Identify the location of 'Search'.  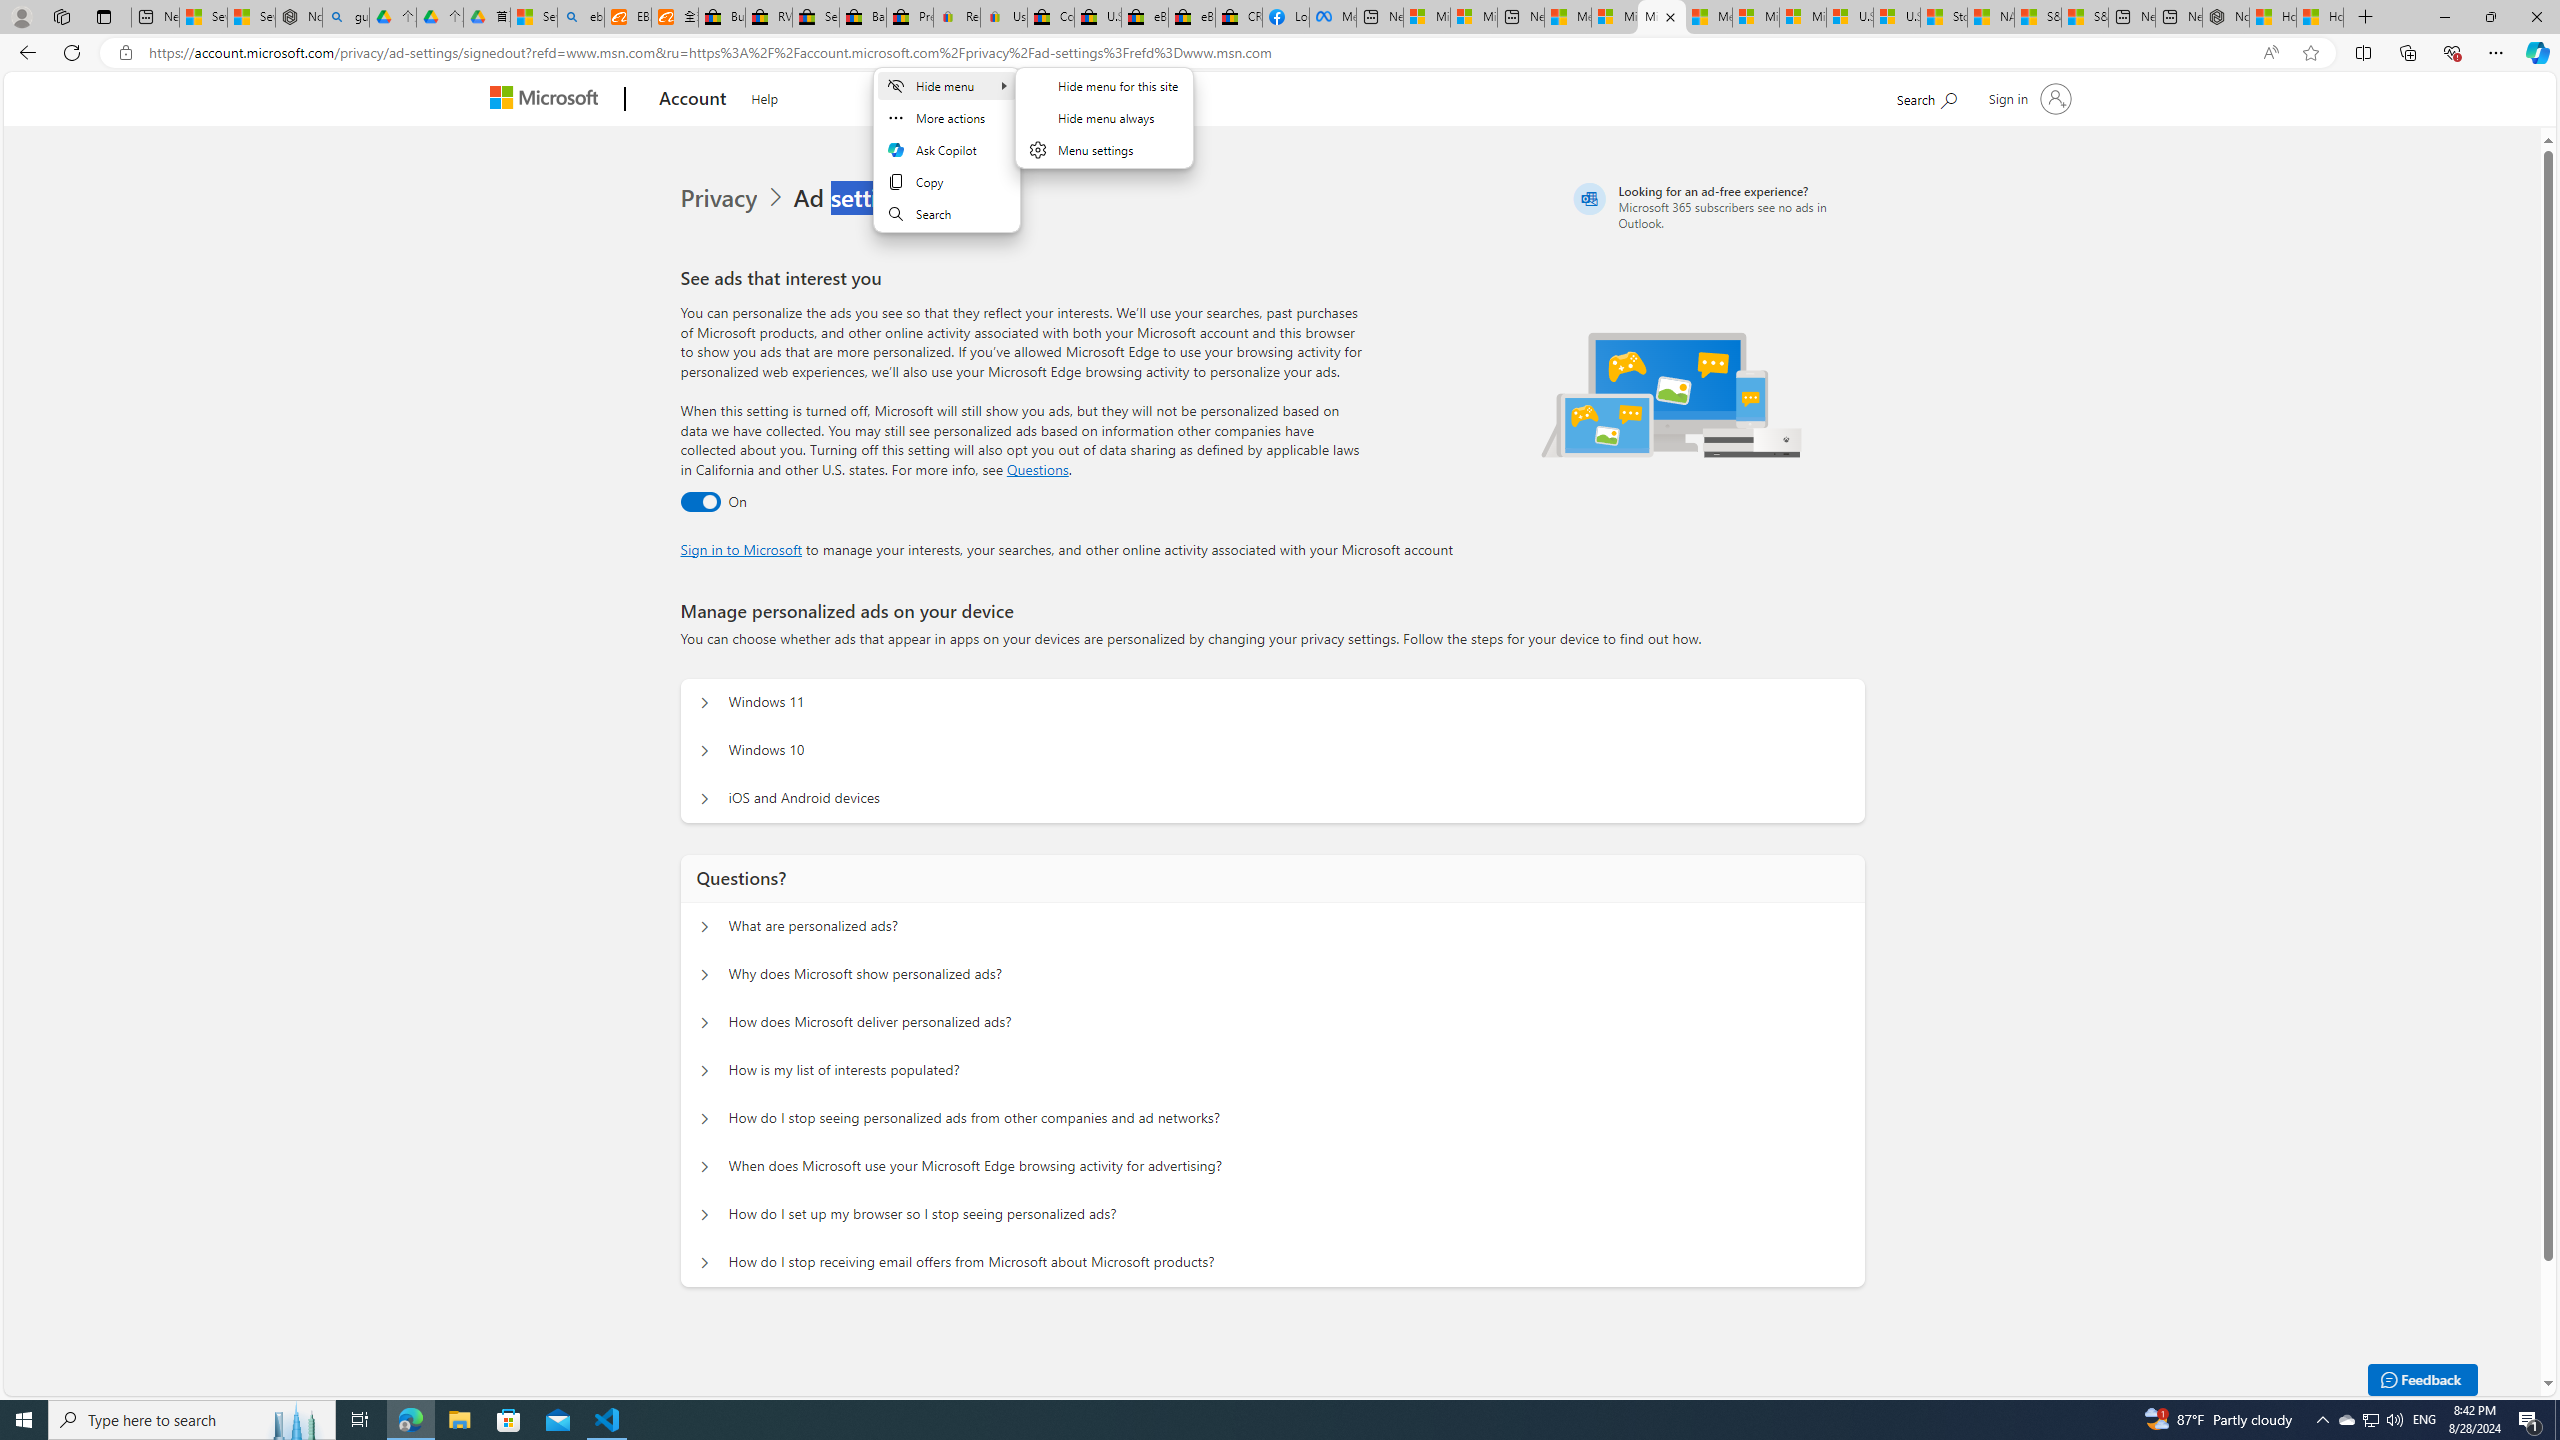
(945, 214).